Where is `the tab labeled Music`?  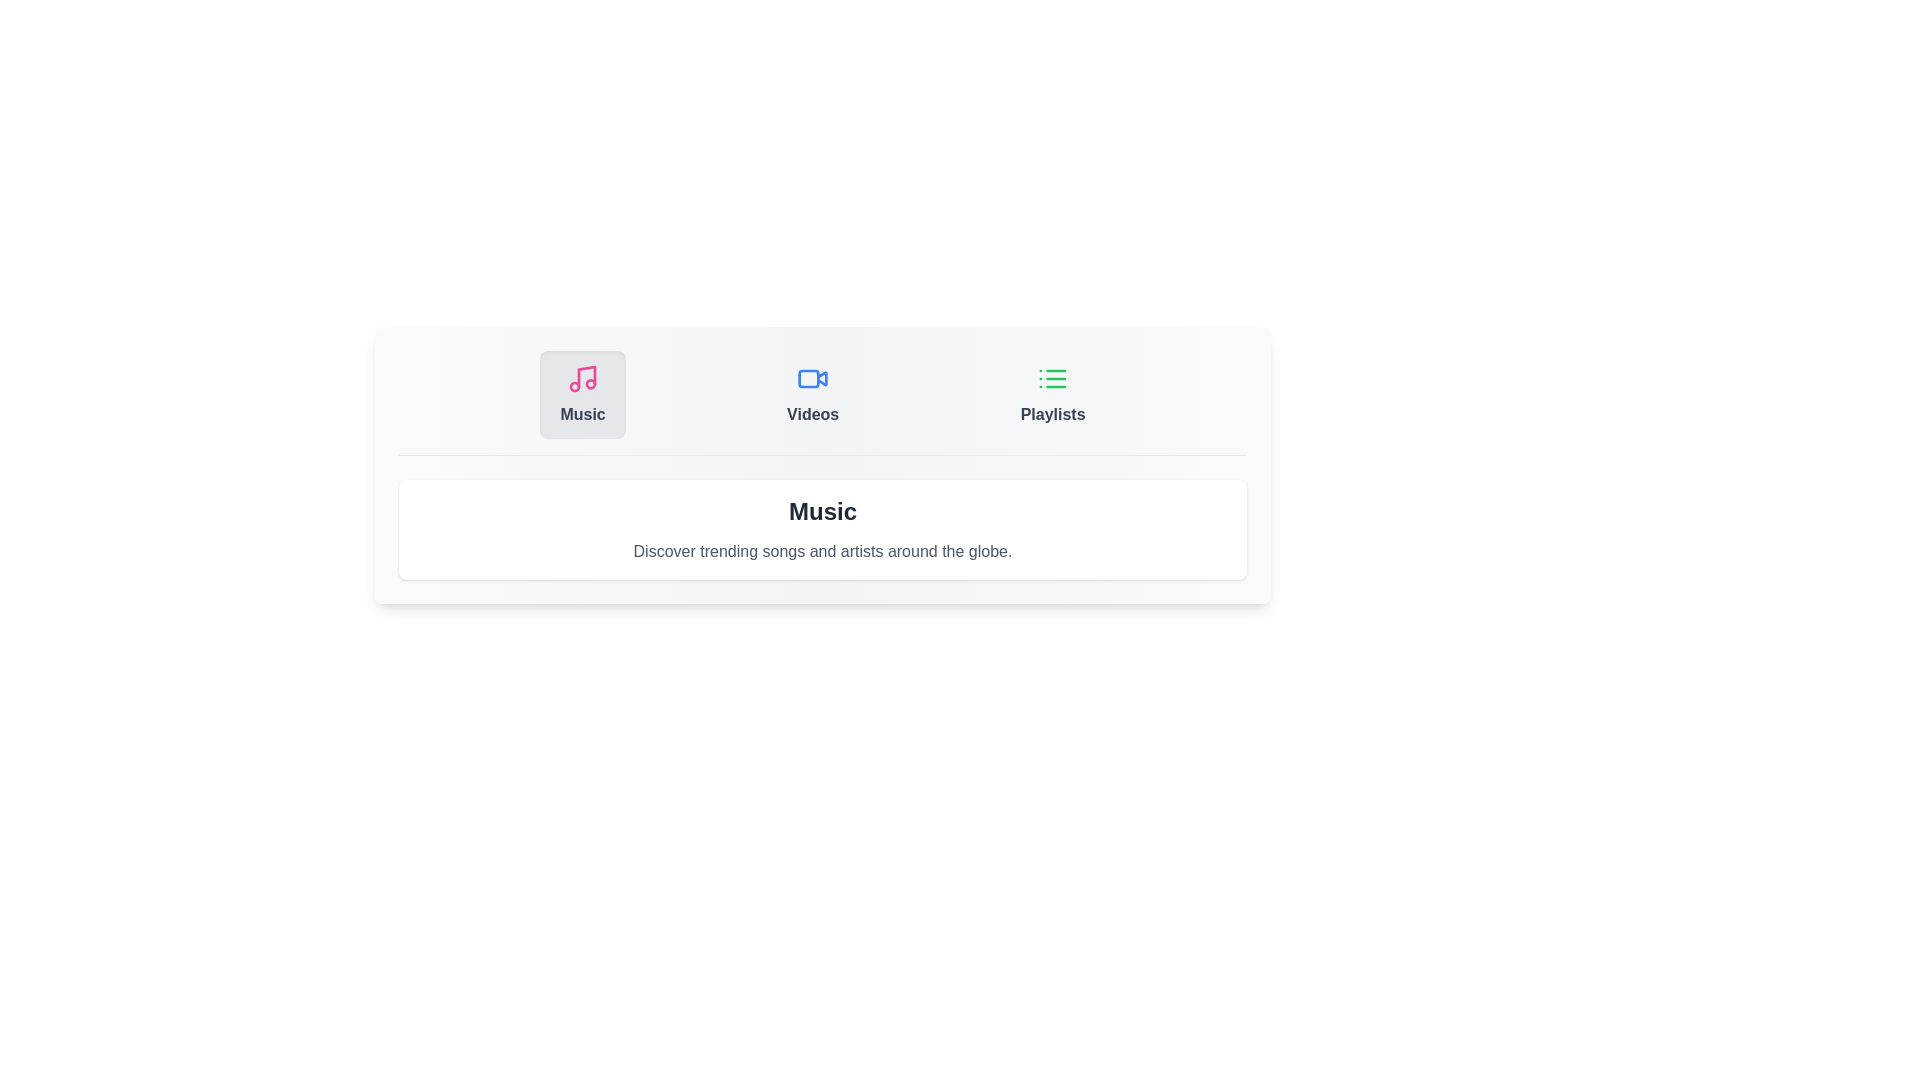 the tab labeled Music is located at coordinates (581, 394).